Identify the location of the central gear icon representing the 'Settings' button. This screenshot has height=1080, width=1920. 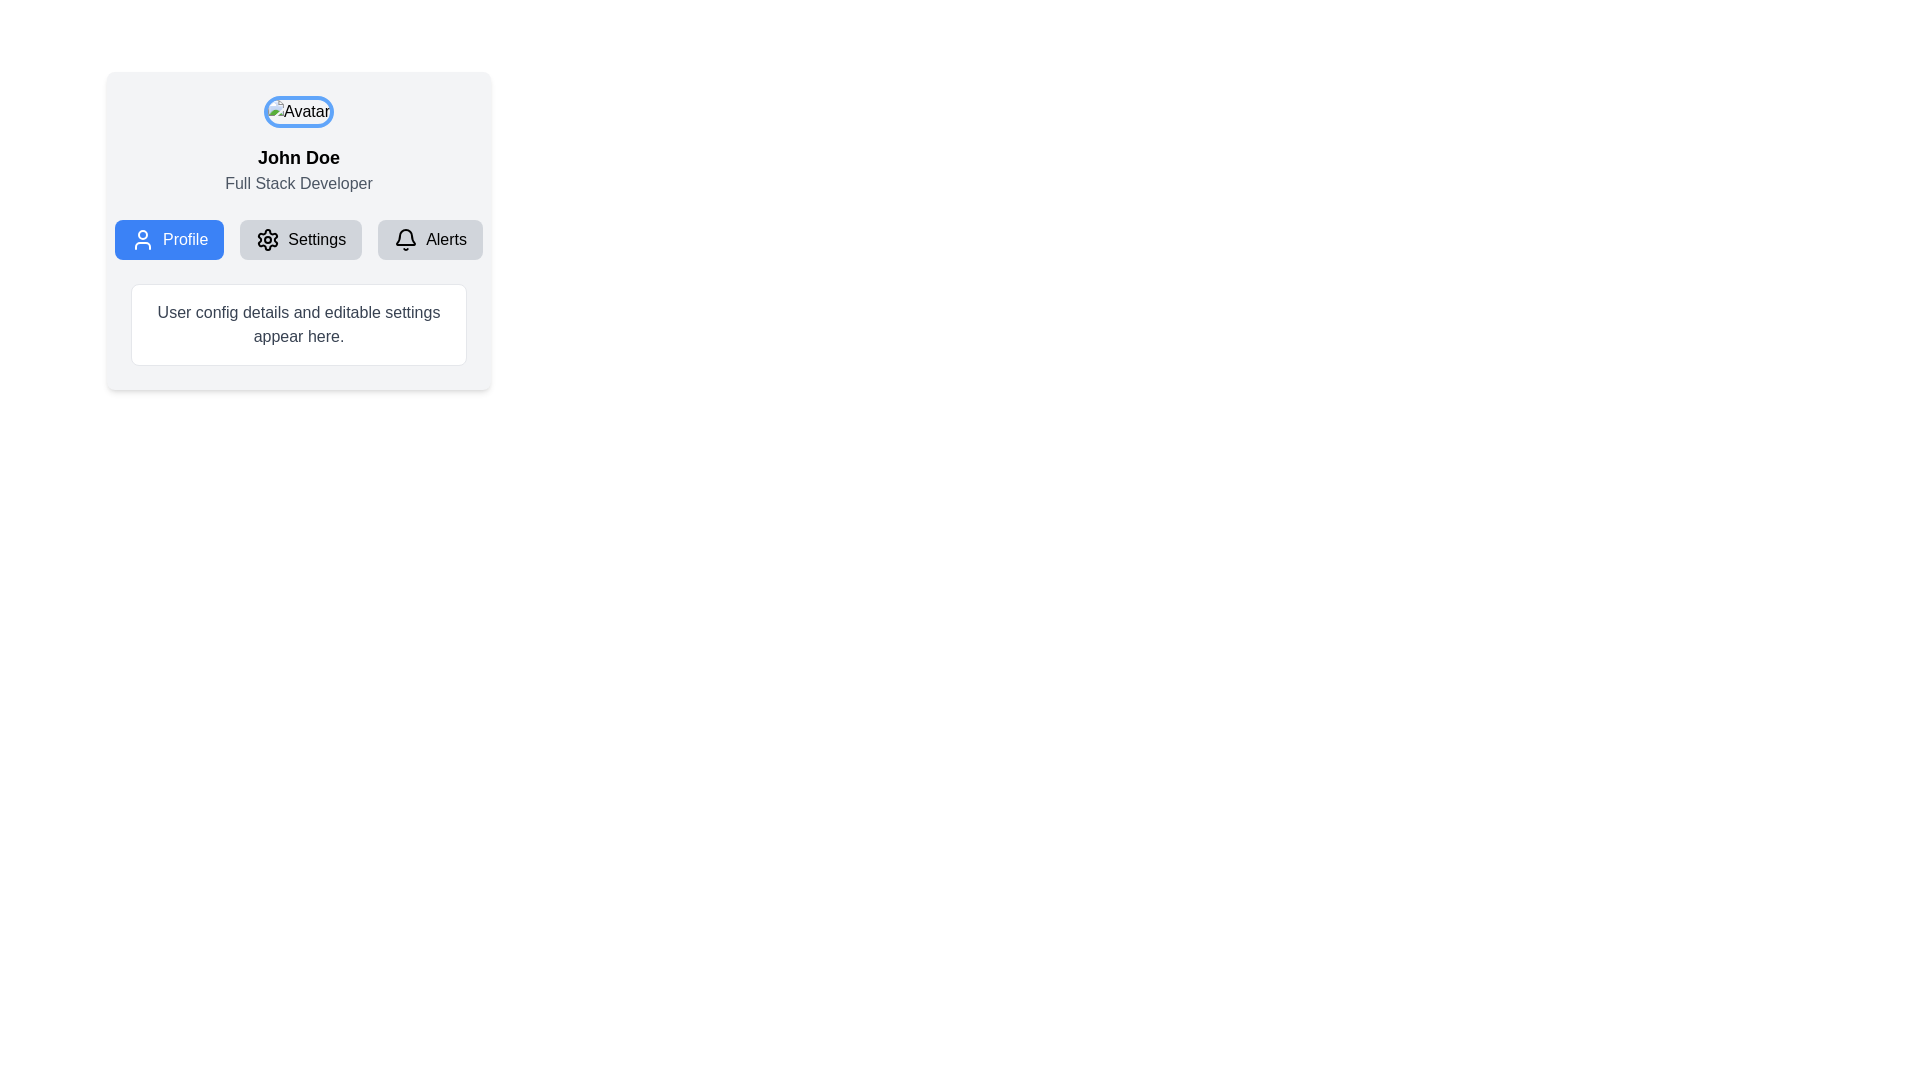
(267, 238).